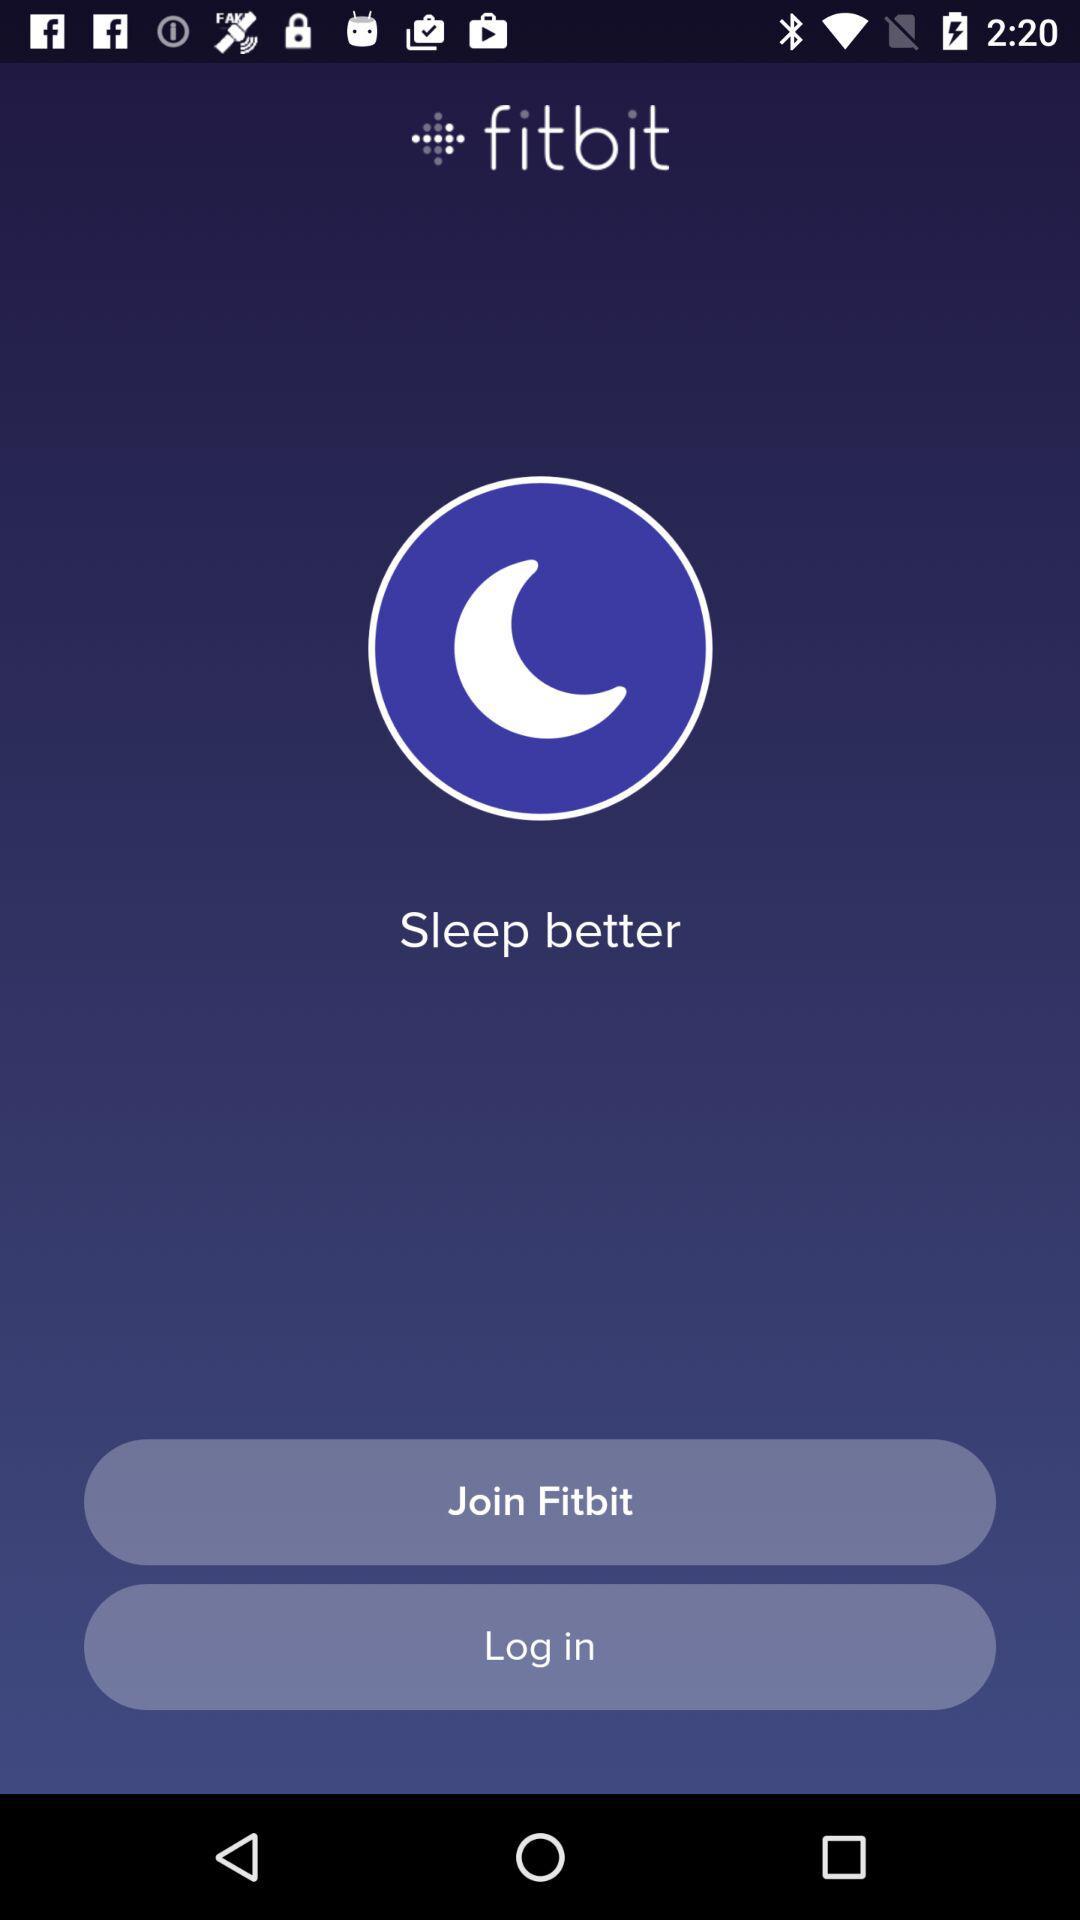 This screenshot has width=1080, height=1920. What do you see at coordinates (540, 1502) in the screenshot?
I see `icon below sleep better item` at bounding box center [540, 1502].